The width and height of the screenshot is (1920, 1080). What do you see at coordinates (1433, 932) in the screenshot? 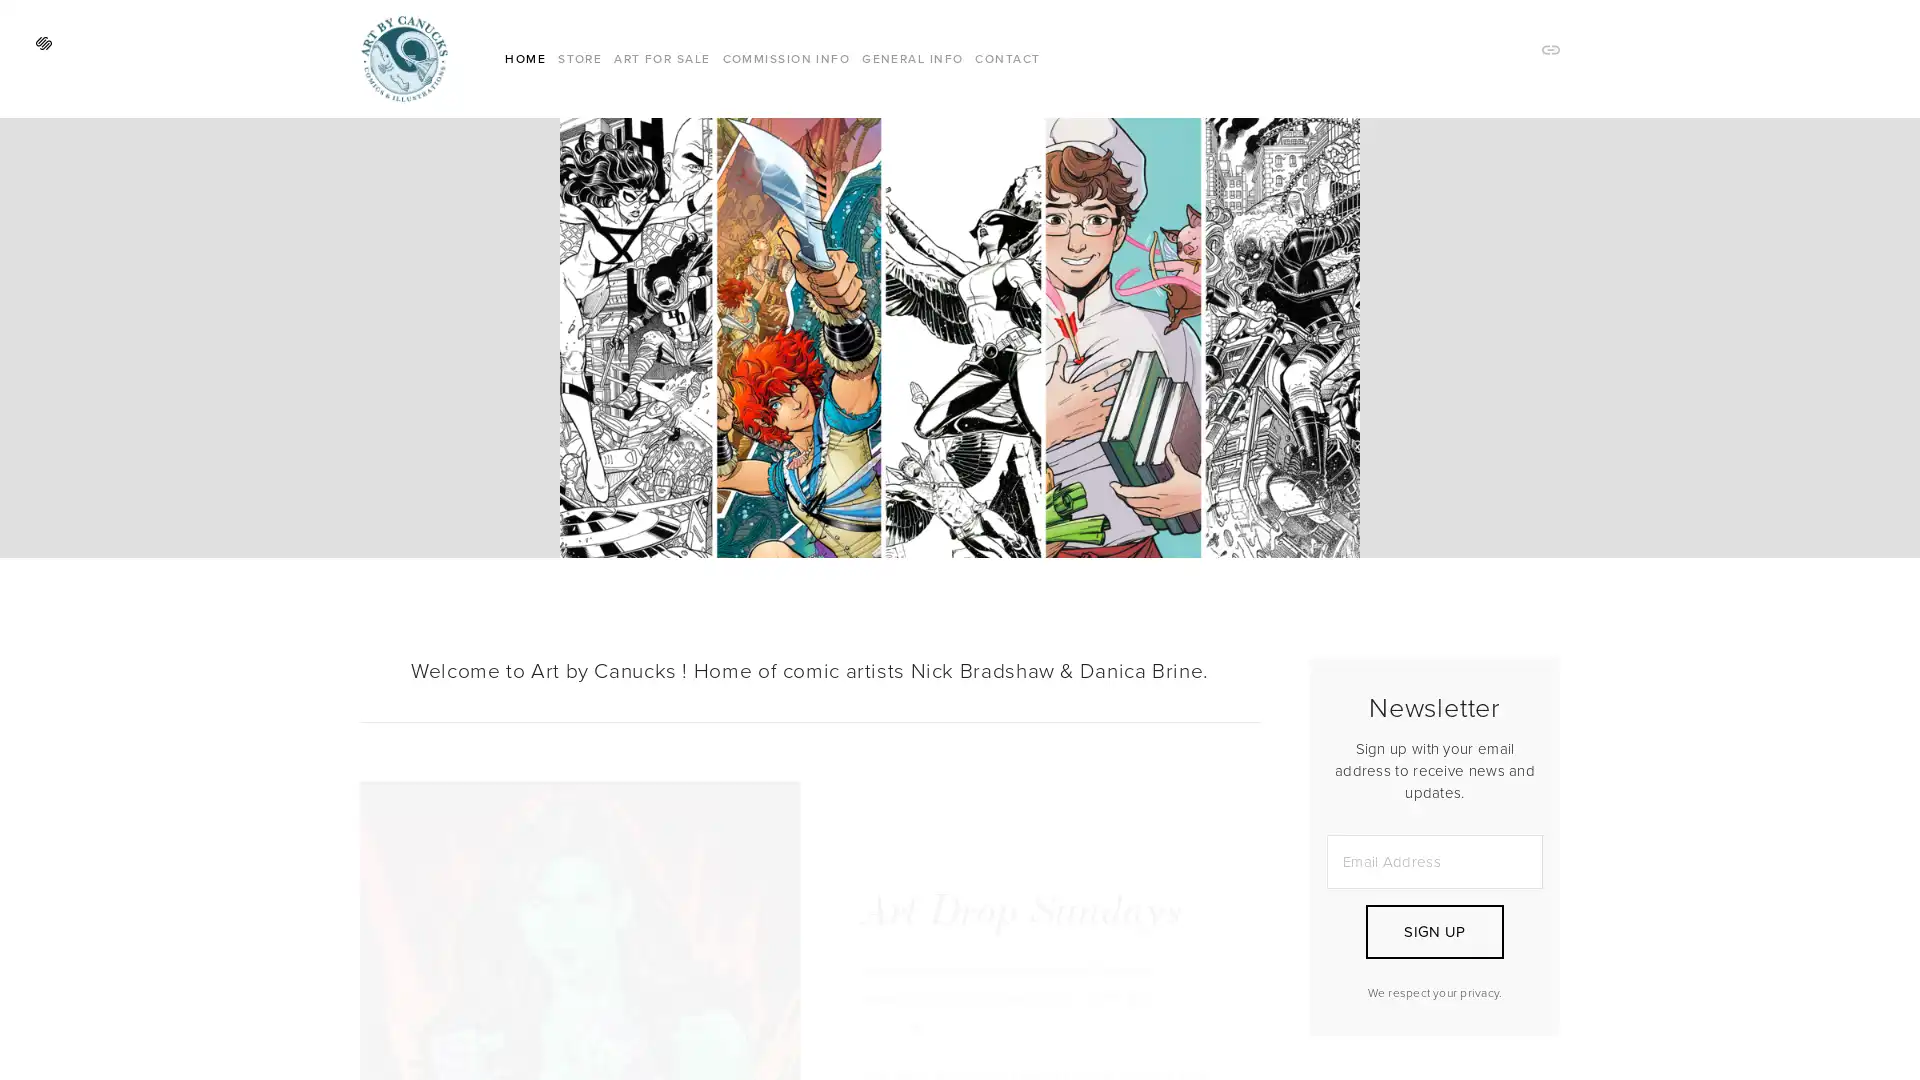
I see `SIGN UP` at bounding box center [1433, 932].